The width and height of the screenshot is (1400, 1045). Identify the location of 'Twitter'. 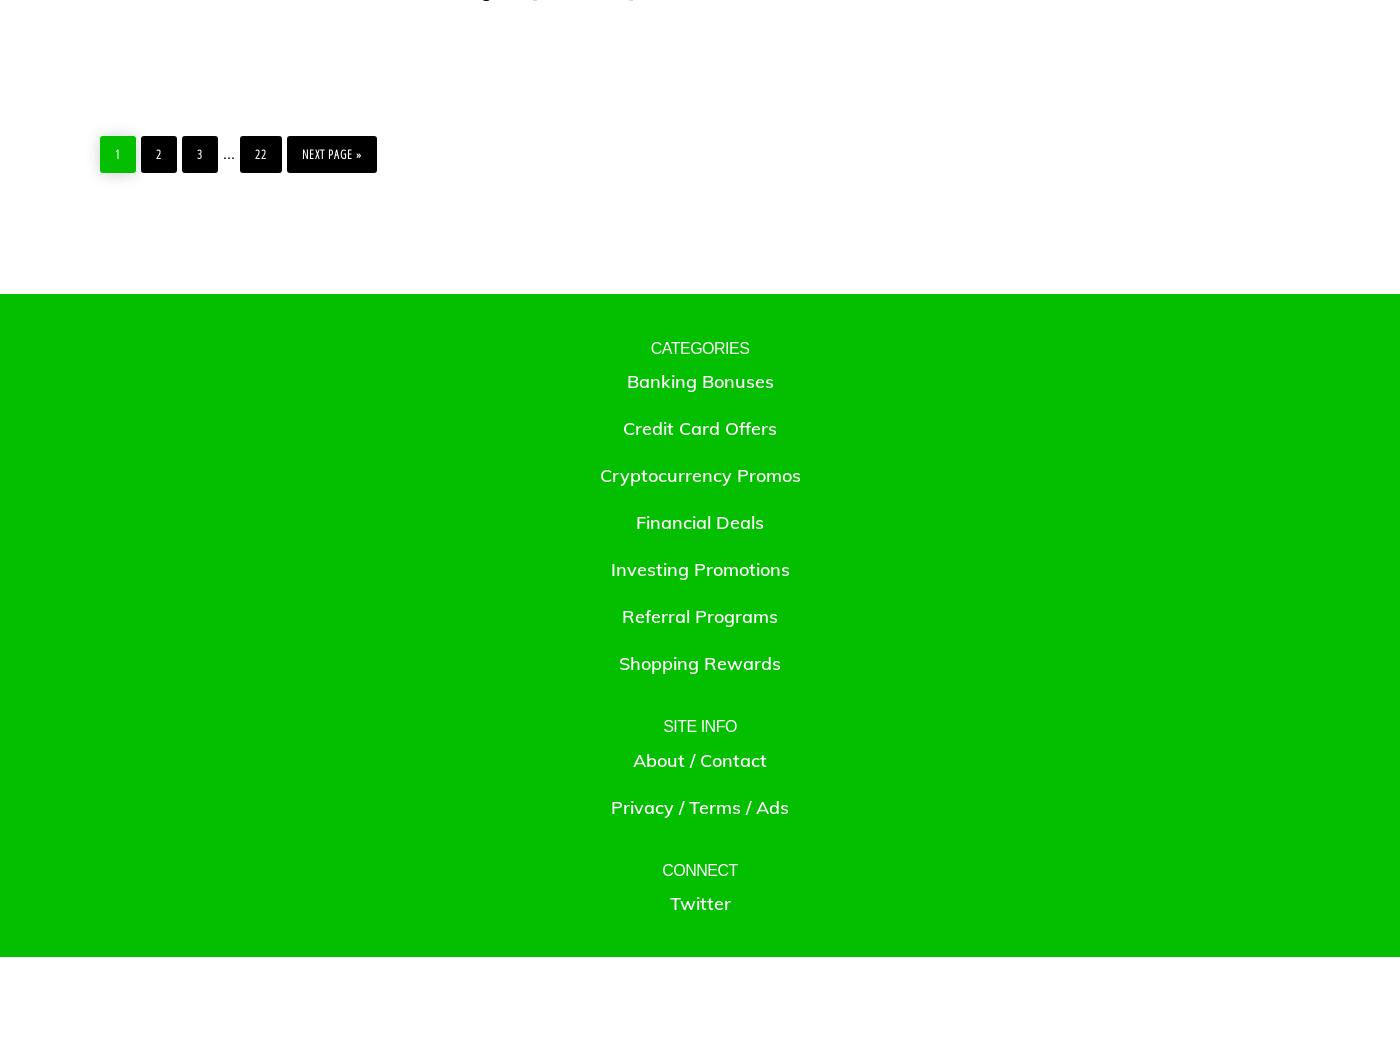
(669, 902).